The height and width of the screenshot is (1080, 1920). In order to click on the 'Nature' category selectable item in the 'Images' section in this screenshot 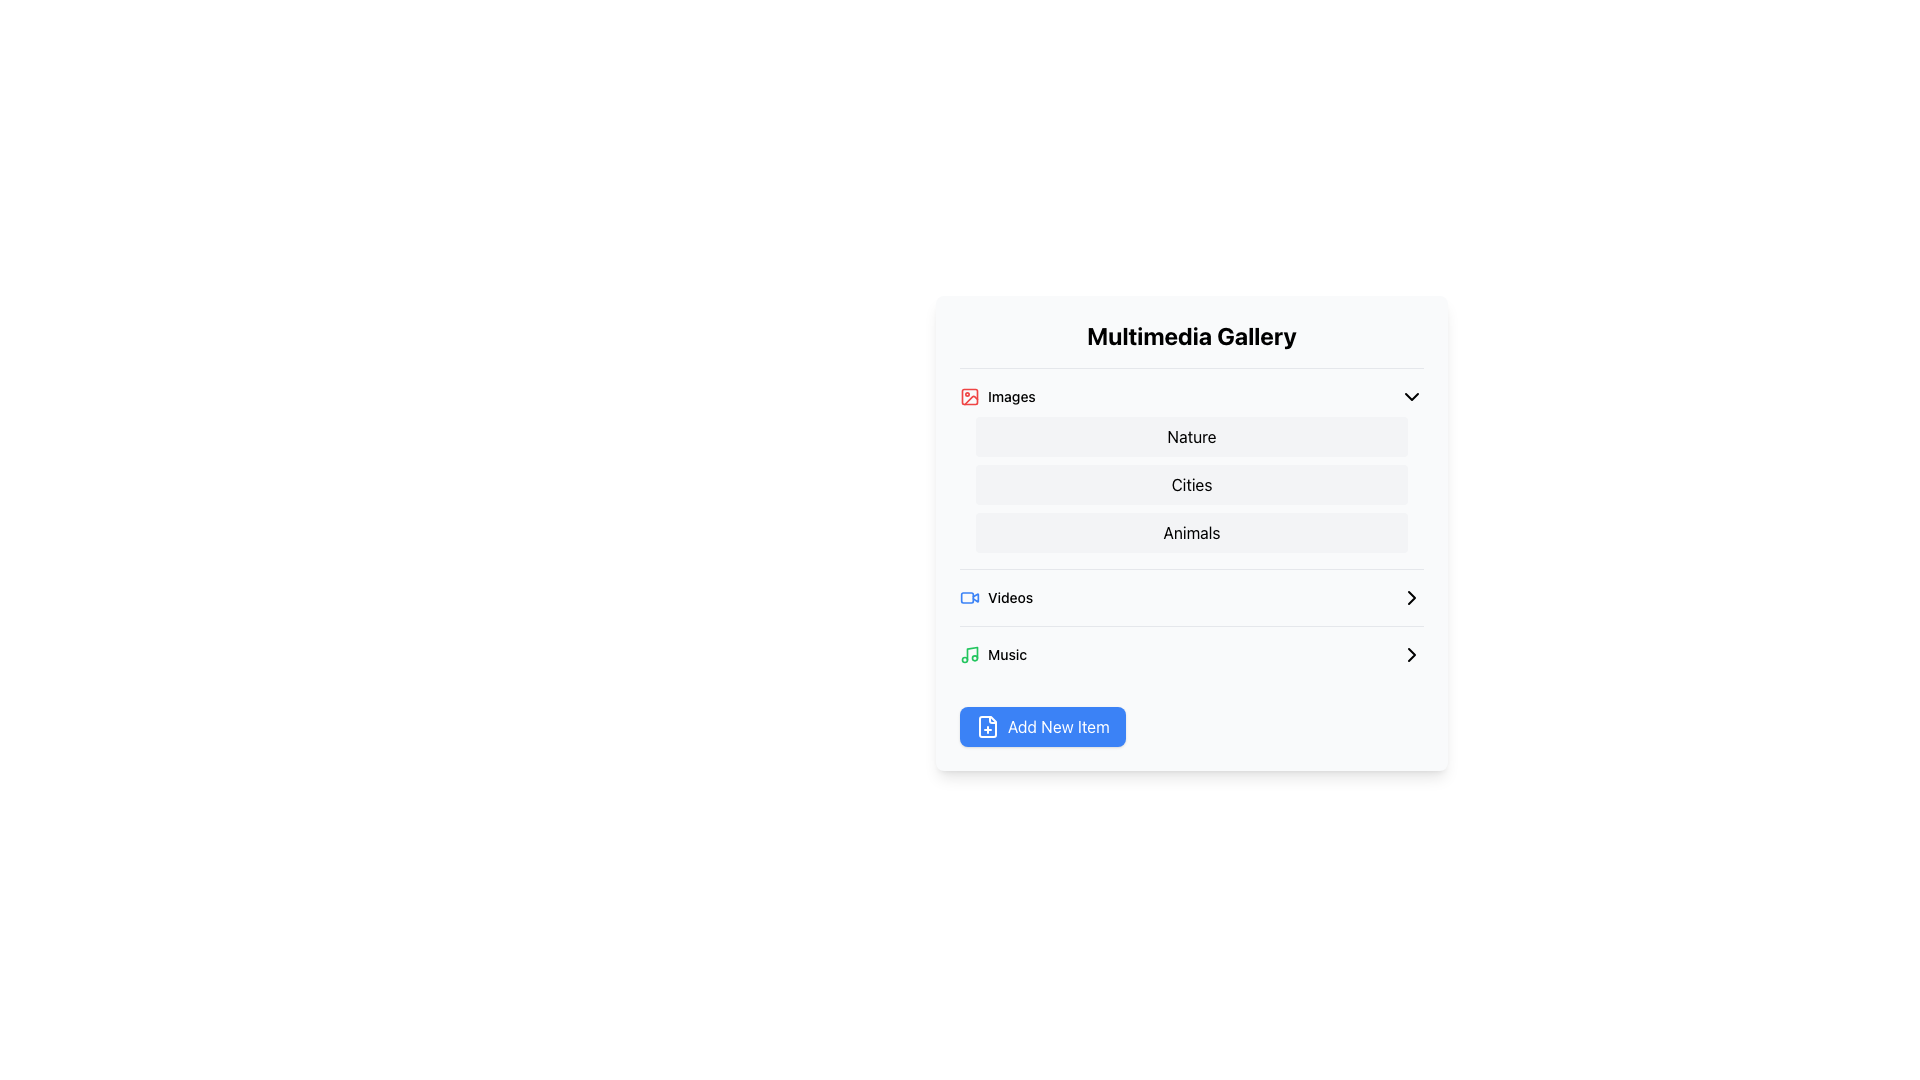, I will do `click(1191, 435)`.